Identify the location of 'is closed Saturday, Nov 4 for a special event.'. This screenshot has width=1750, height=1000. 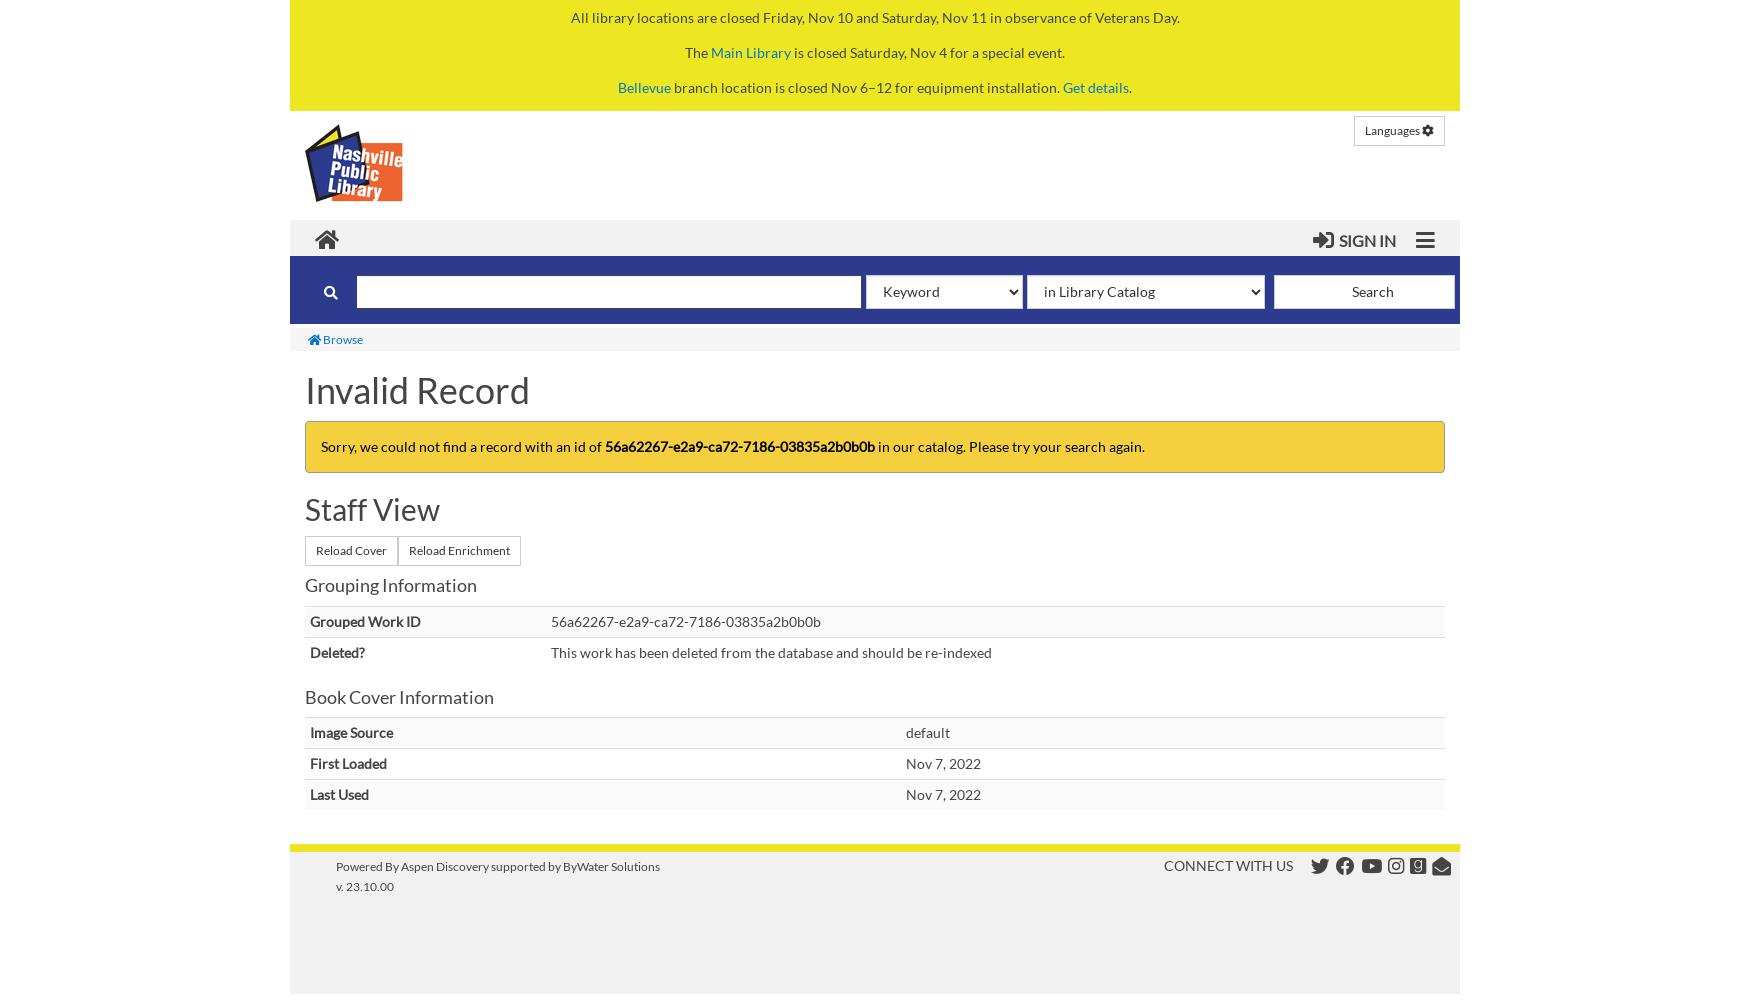
(927, 52).